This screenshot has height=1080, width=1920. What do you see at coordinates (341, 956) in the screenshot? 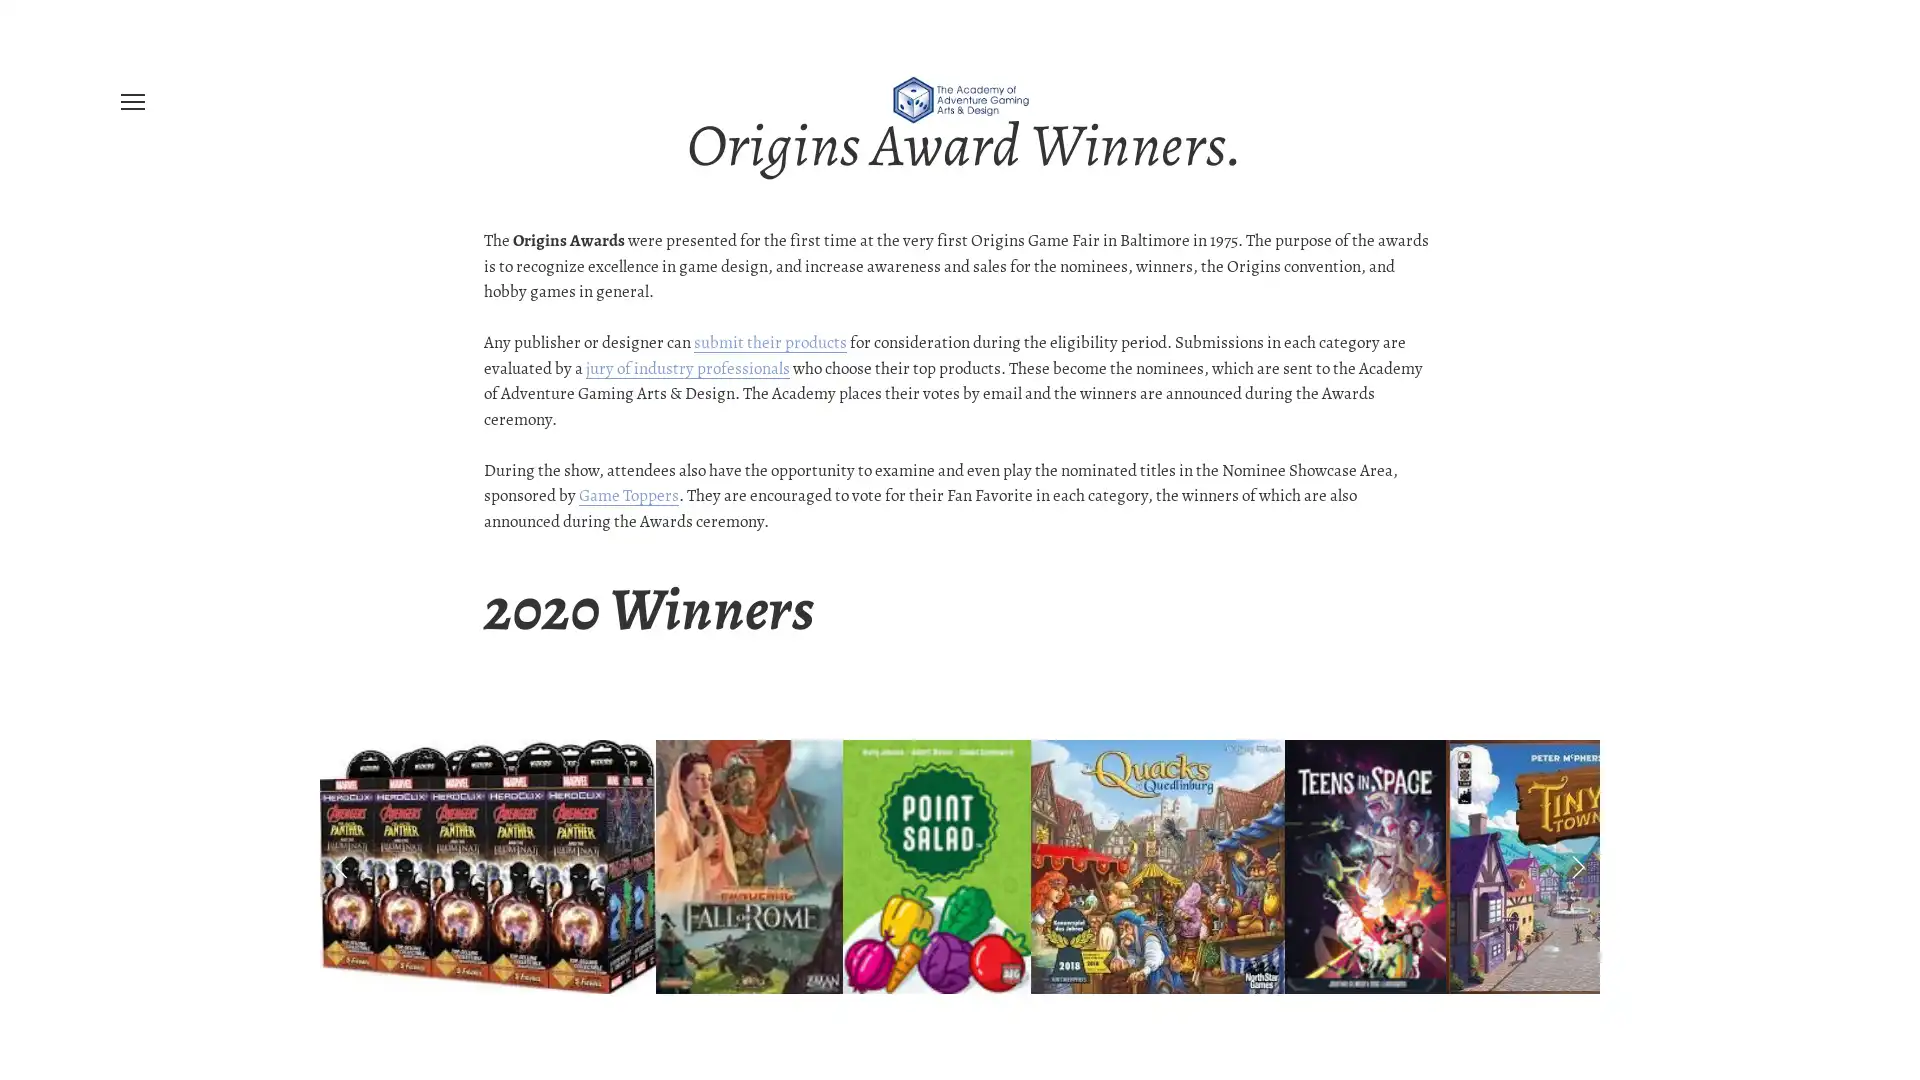
I see `Previous Slide` at bounding box center [341, 956].